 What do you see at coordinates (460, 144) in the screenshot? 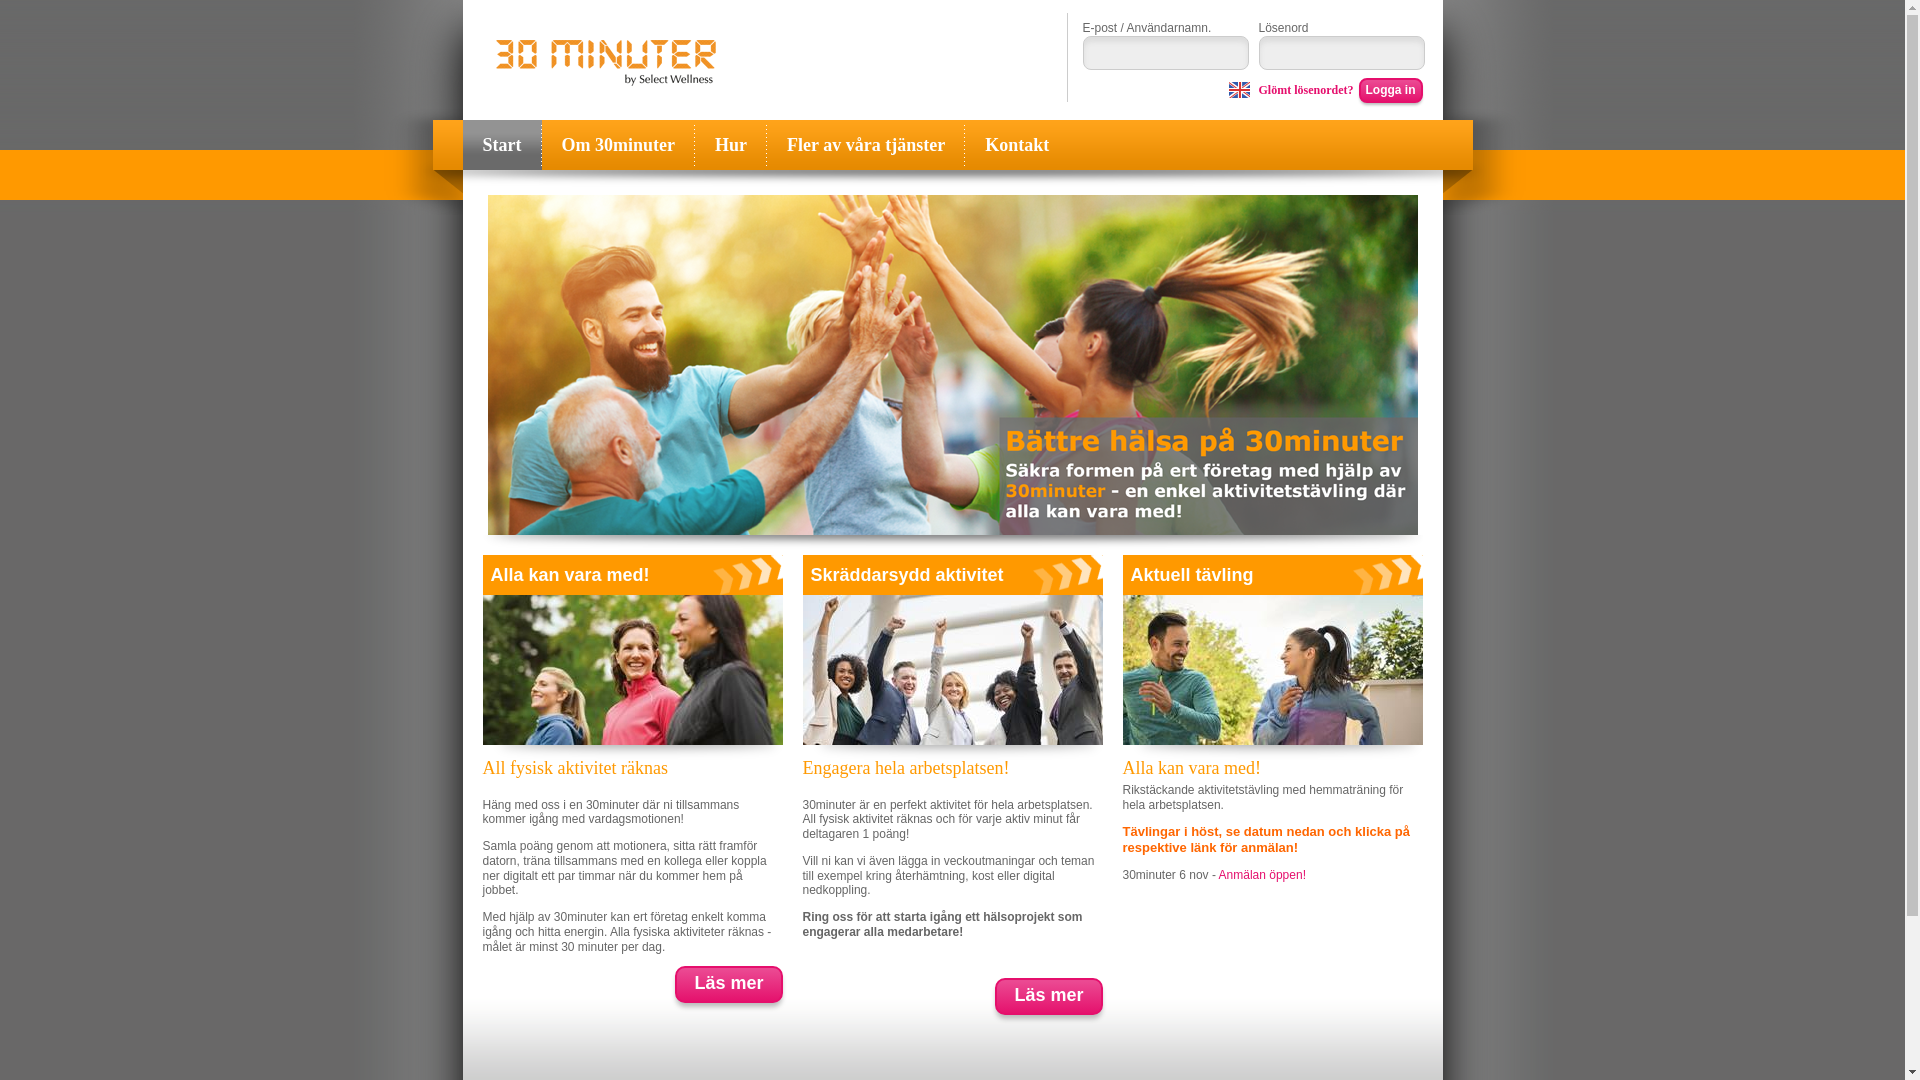
I see `'Start'` at bounding box center [460, 144].